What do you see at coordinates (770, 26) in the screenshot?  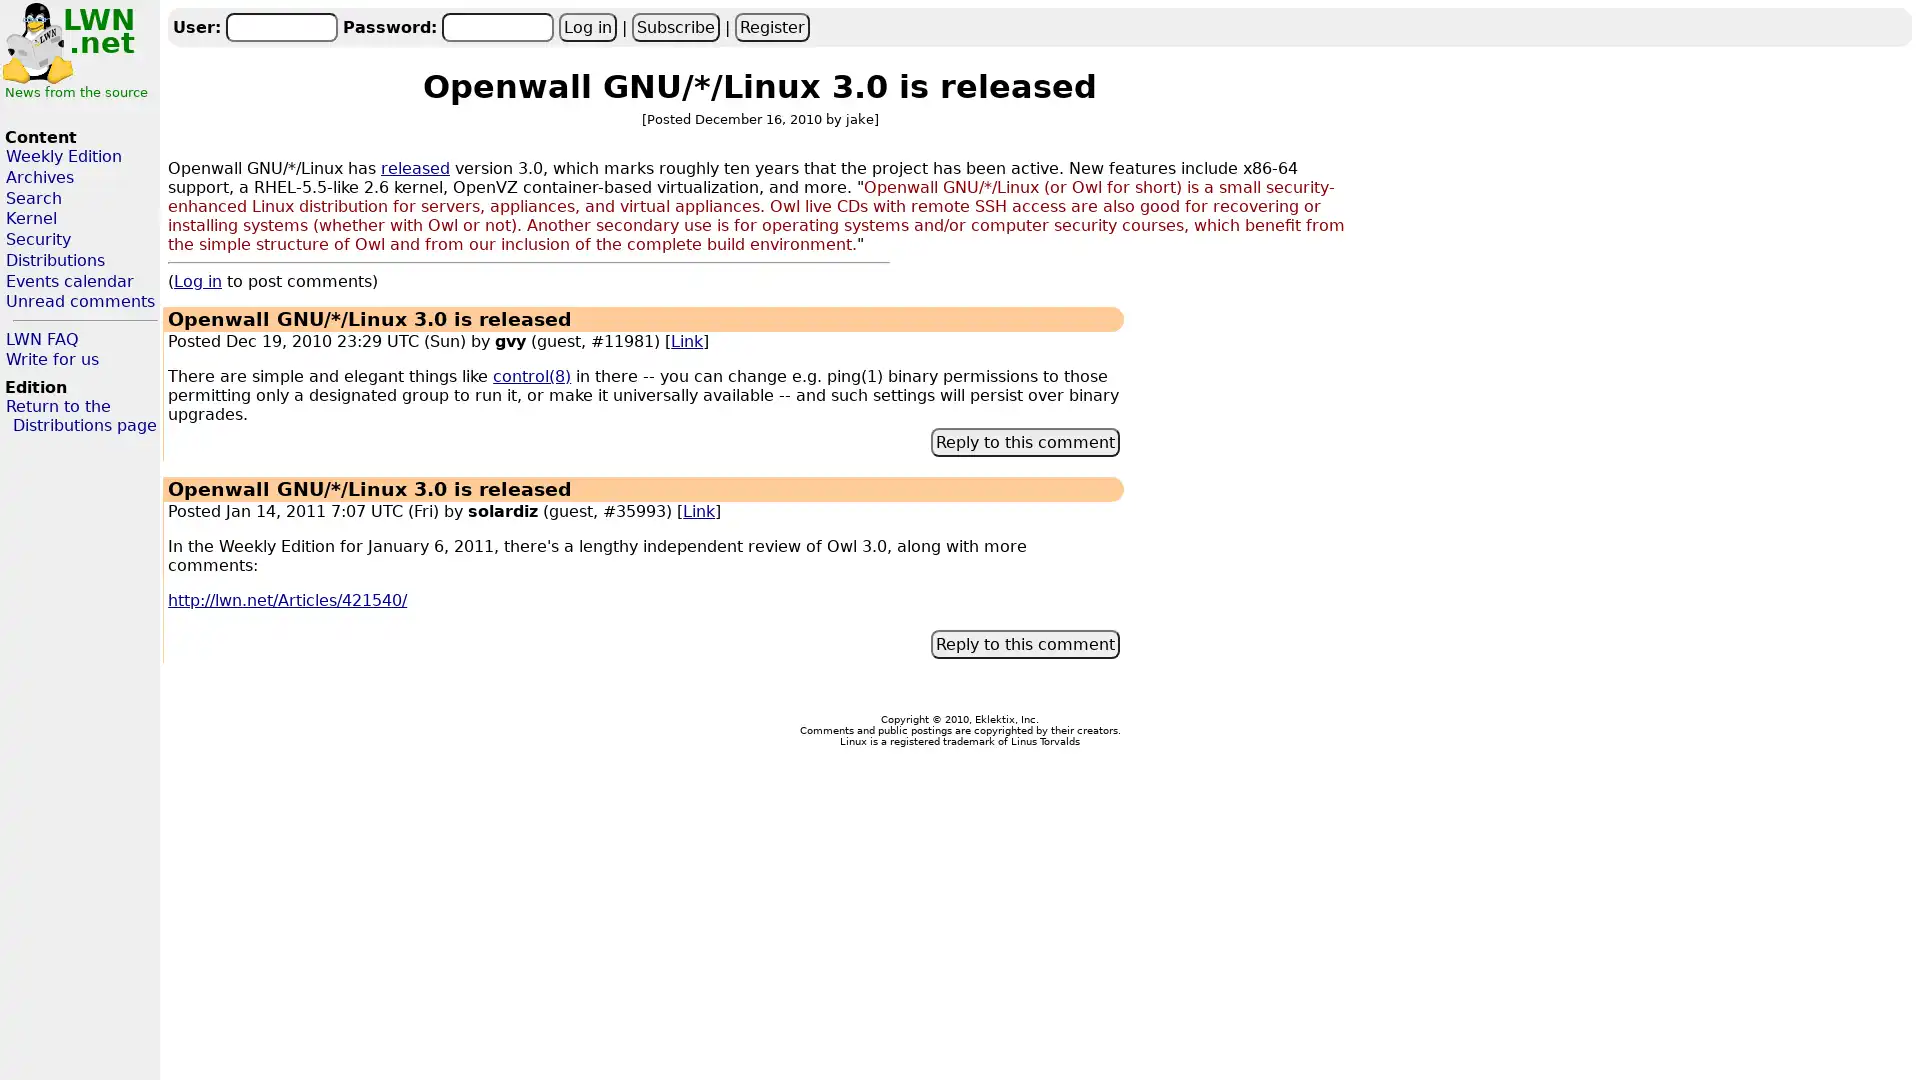 I see `Register` at bounding box center [770, 26].